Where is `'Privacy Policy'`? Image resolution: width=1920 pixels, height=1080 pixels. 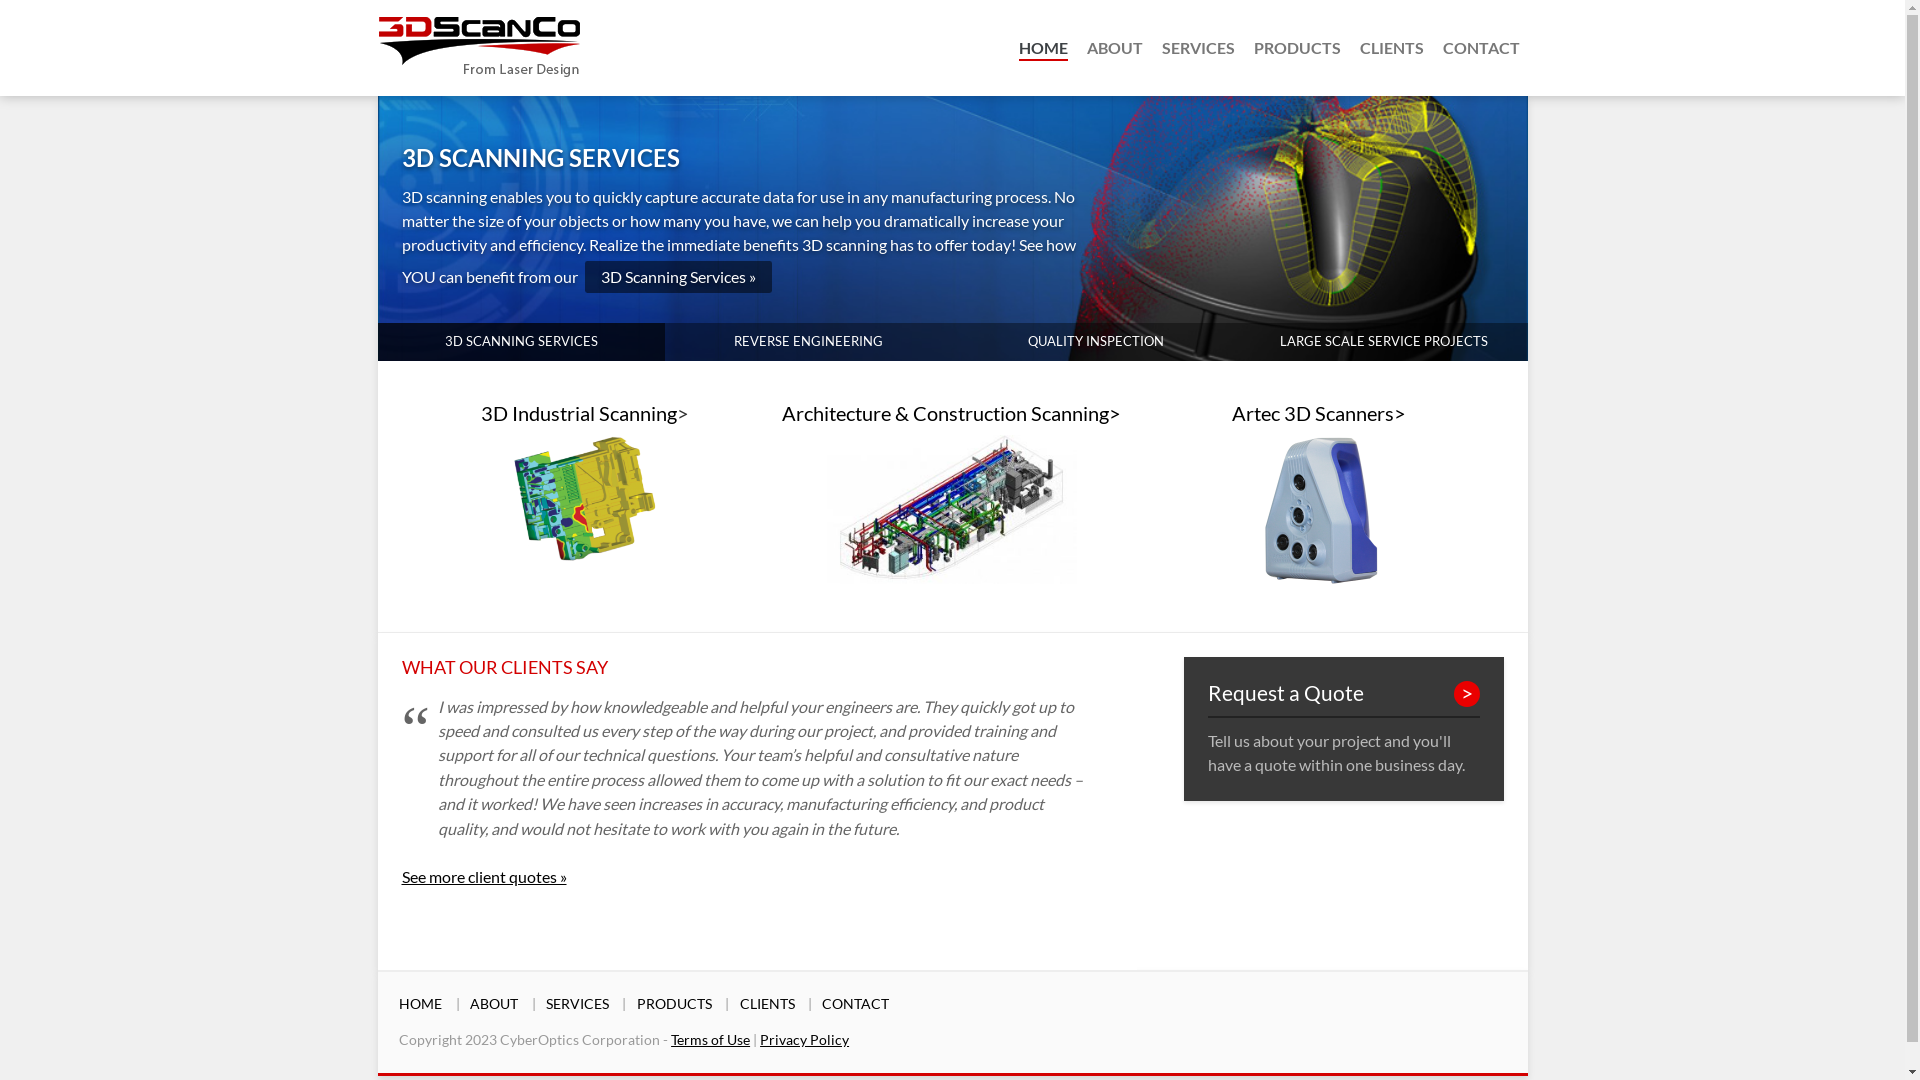 'Privacy Policy' is located at coordinates (804, 1038).